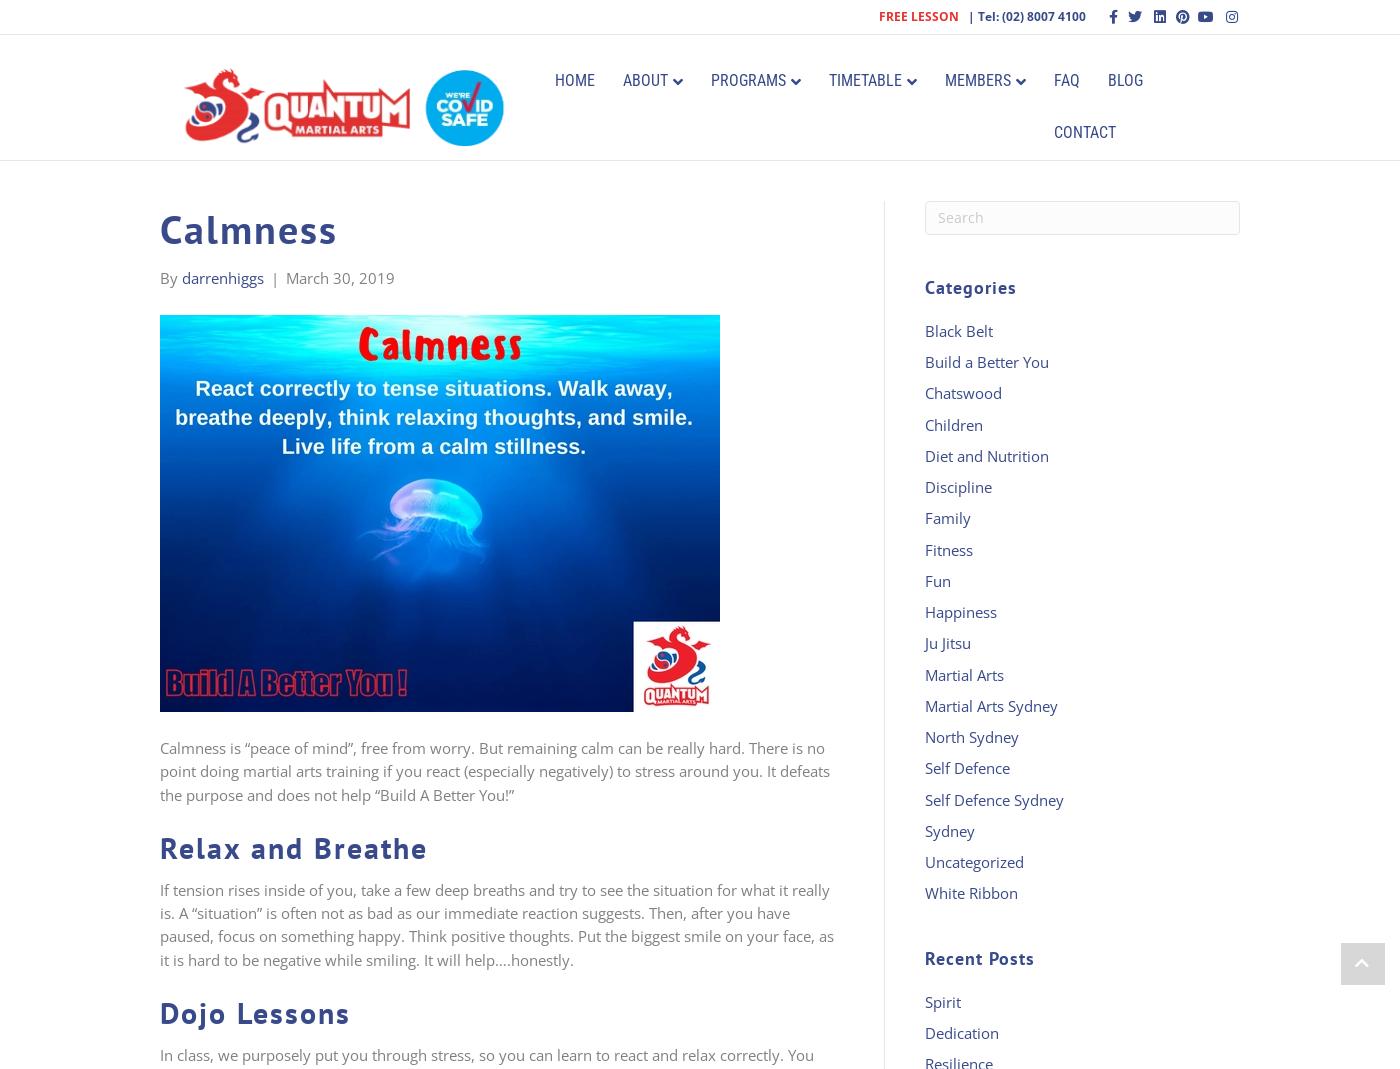 This screenshot has width=1400, height=1069. Describe the element at coordinates (223, 275) in the screenshot. I see `'darrenhiggs'` at that location.